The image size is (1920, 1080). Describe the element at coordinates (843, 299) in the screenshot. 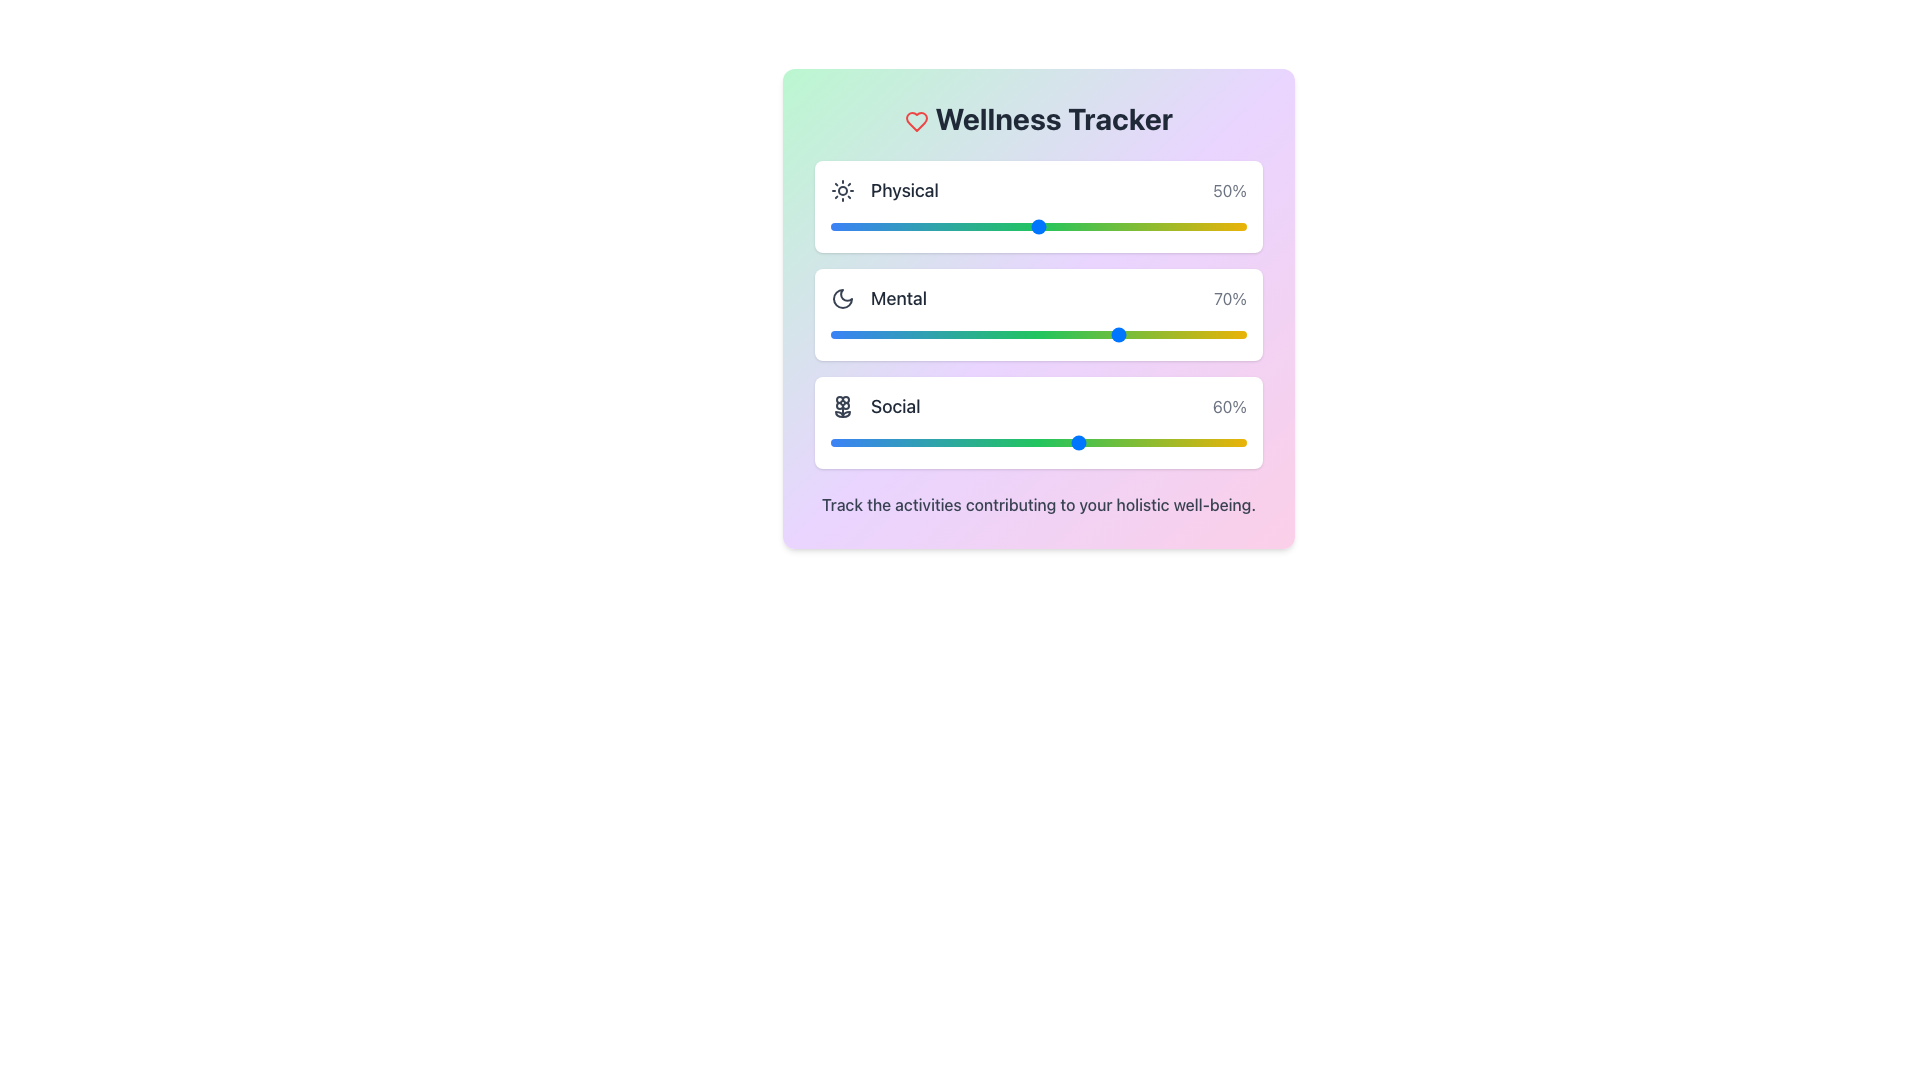

I see `the icon representing the 'Mental' category in the 'Wellness Tracker' interface, located in the second row to the left of the 'Mental' label` at that location.